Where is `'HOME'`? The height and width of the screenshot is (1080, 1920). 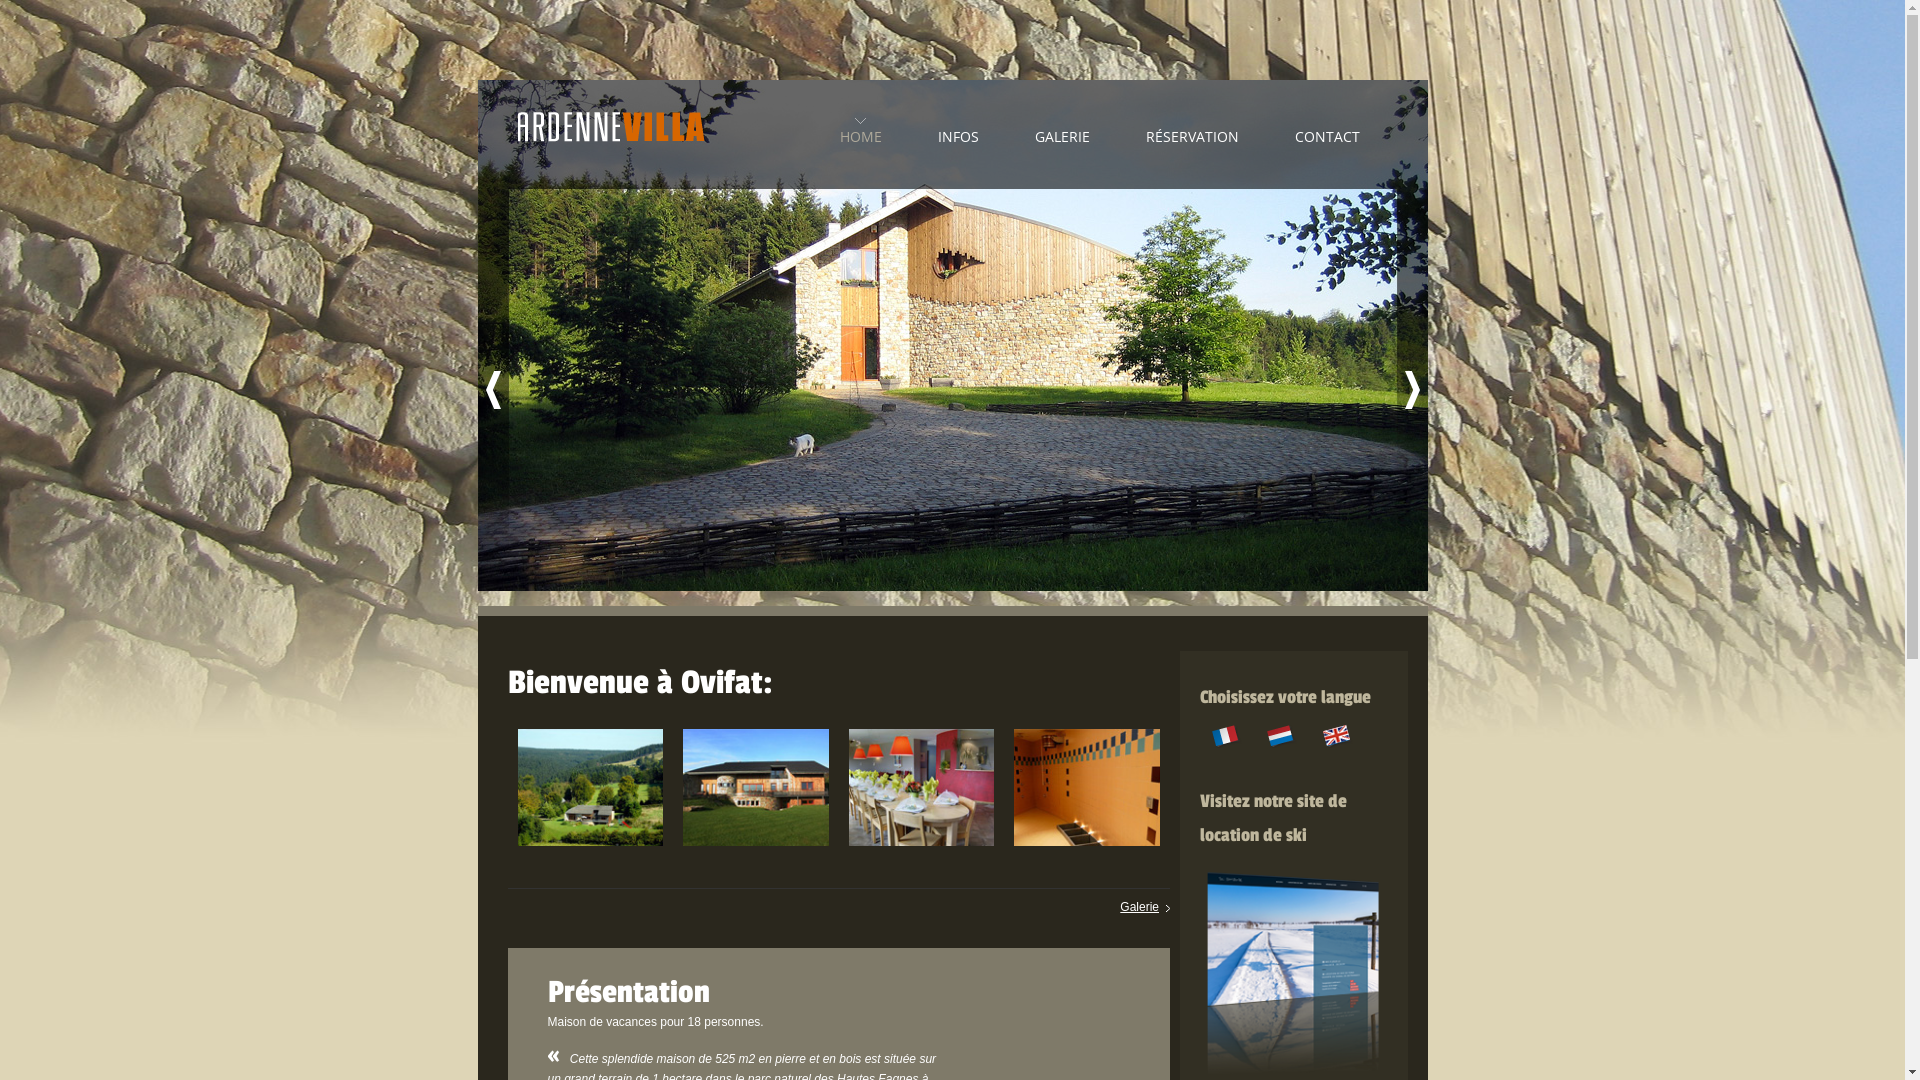
'HOME' is located at coordinates (860, 131).